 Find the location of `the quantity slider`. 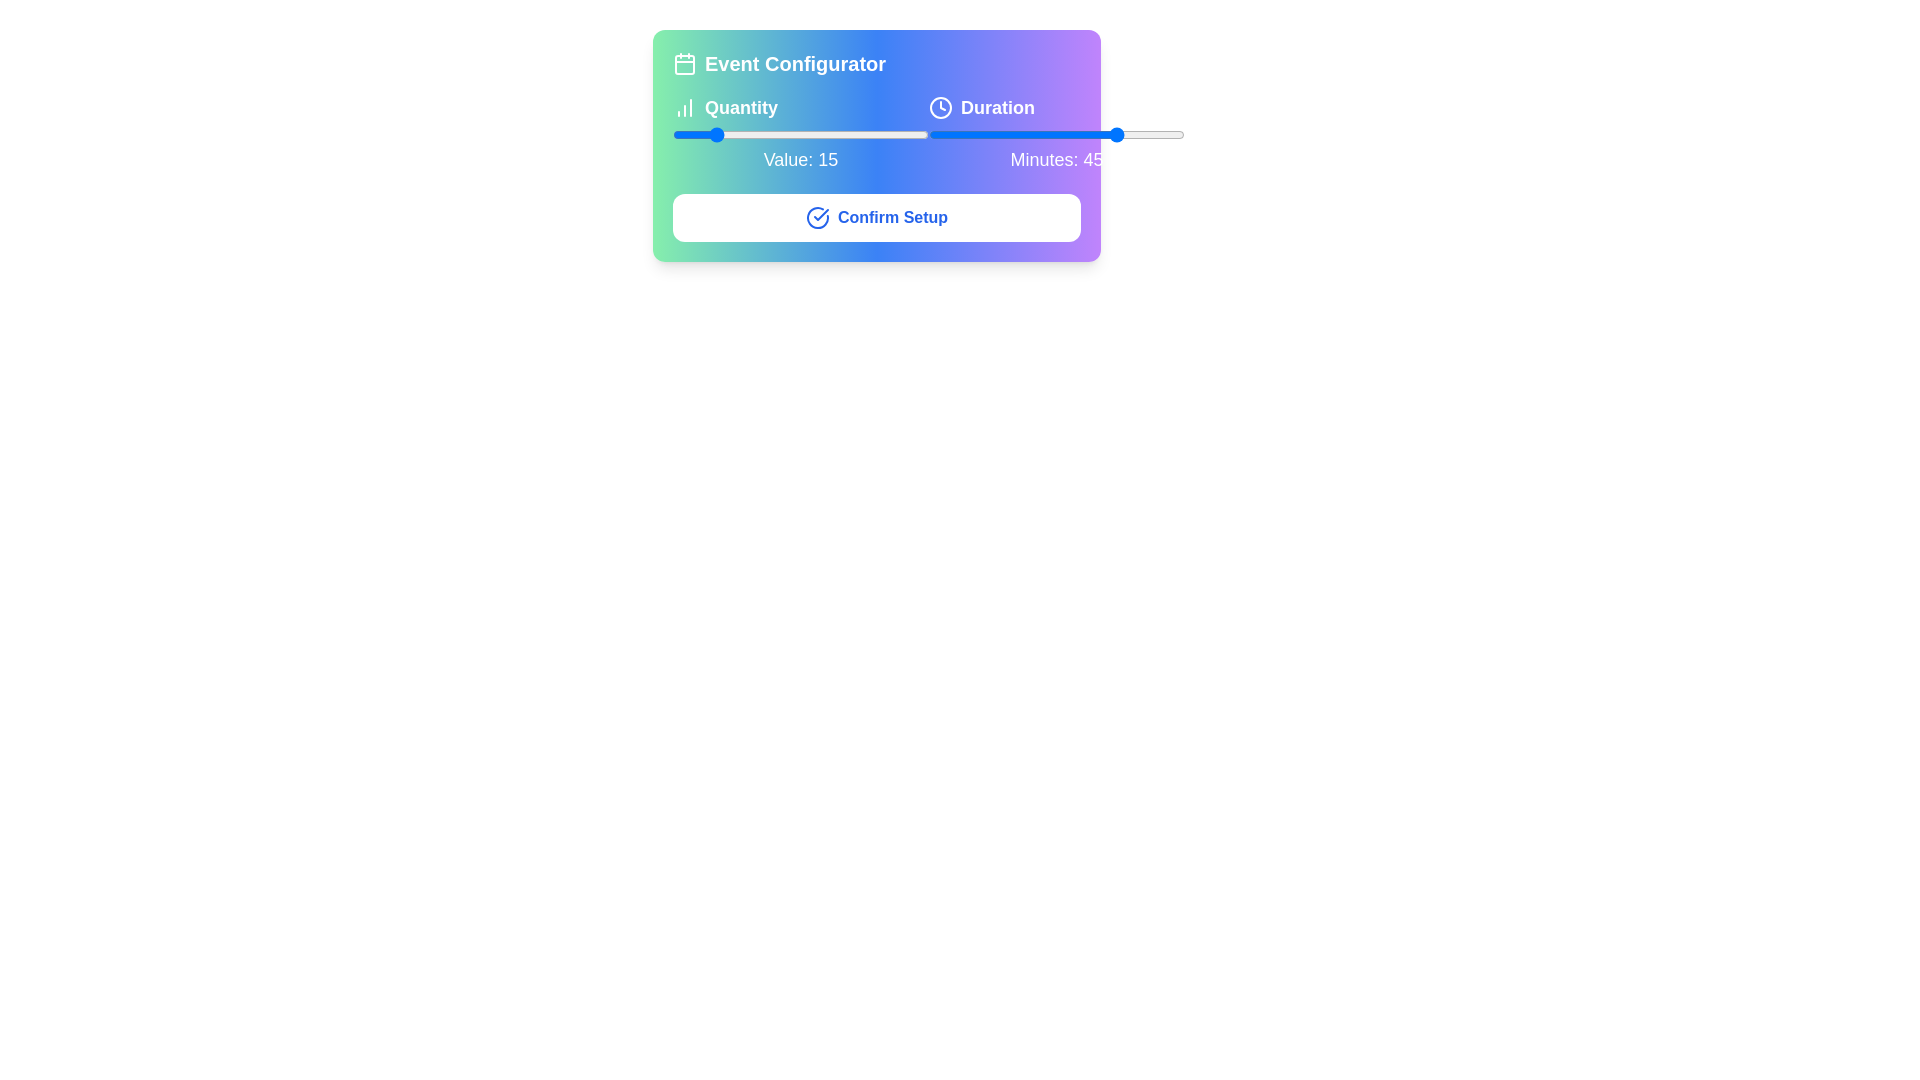

the quantity slider is located at coordinates (706, 135).